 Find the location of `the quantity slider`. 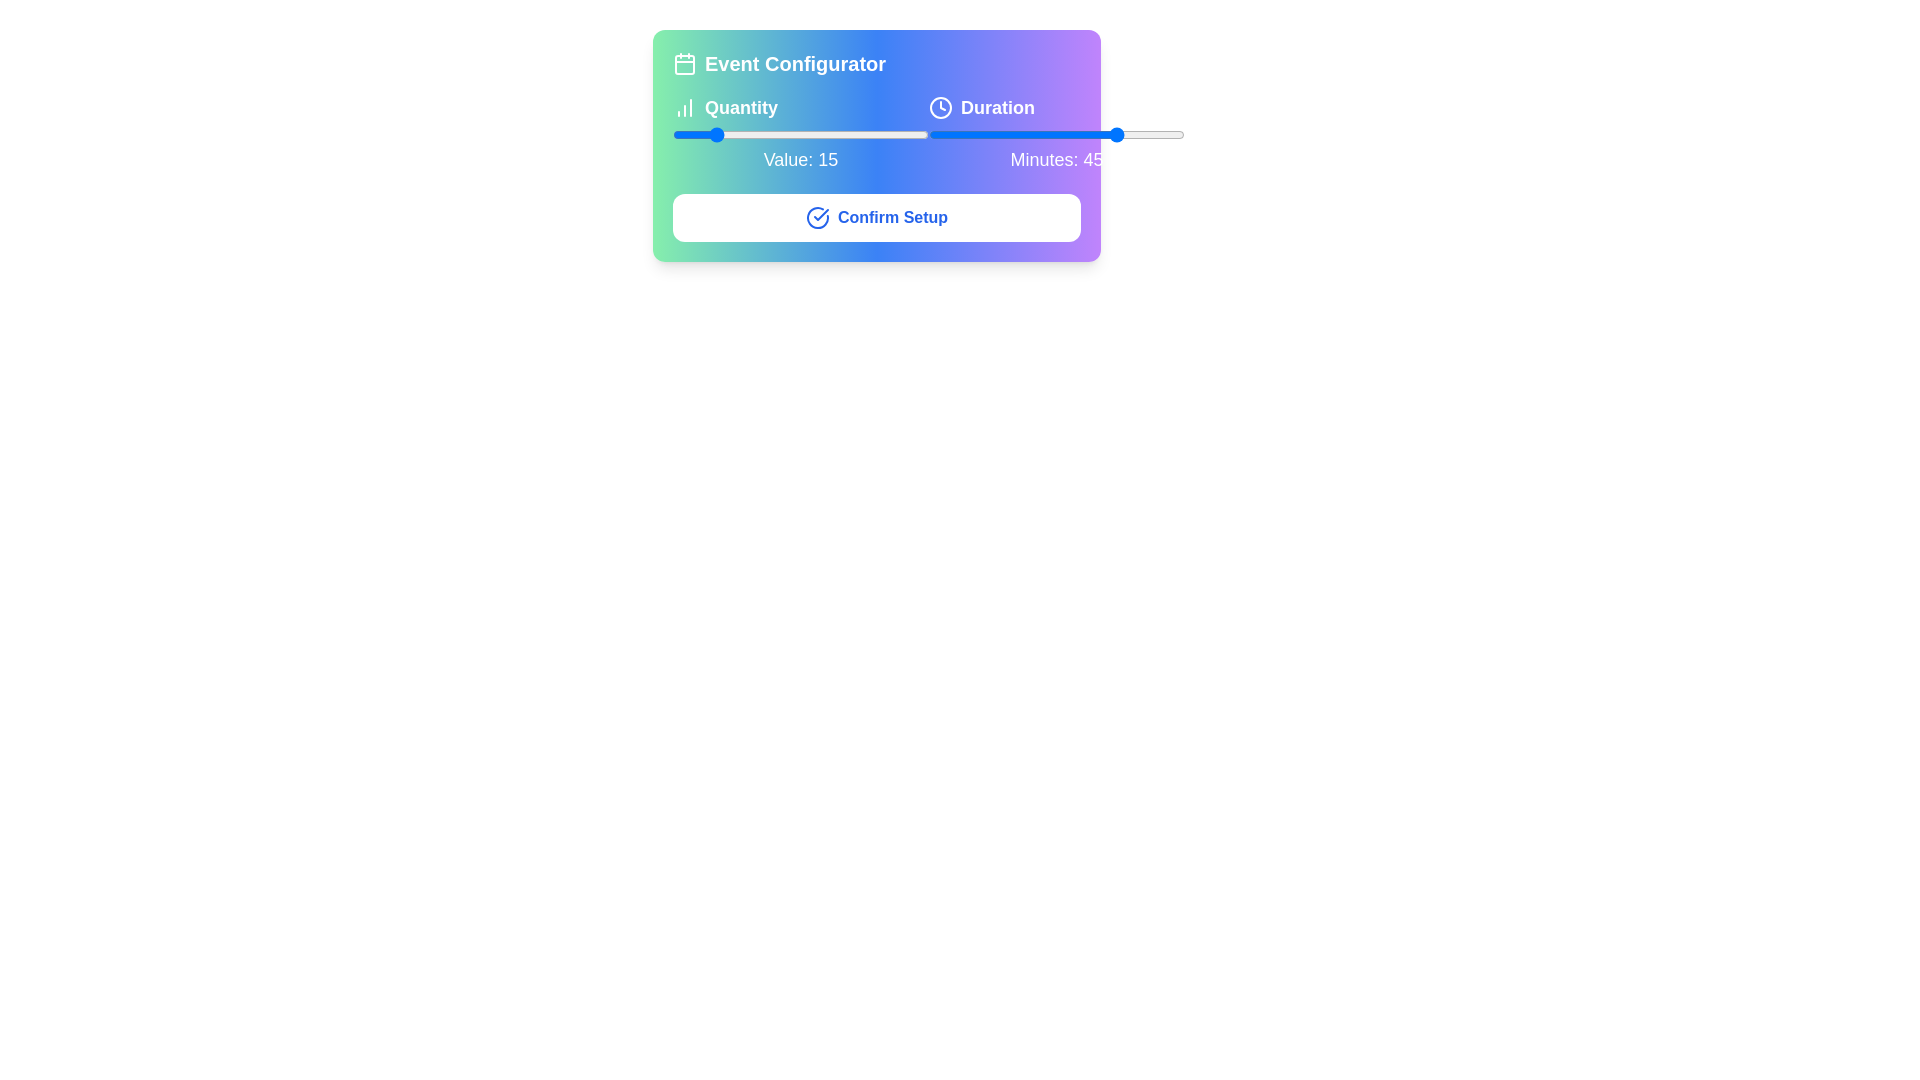

the quantity slider is located at coordinates (706, 135).